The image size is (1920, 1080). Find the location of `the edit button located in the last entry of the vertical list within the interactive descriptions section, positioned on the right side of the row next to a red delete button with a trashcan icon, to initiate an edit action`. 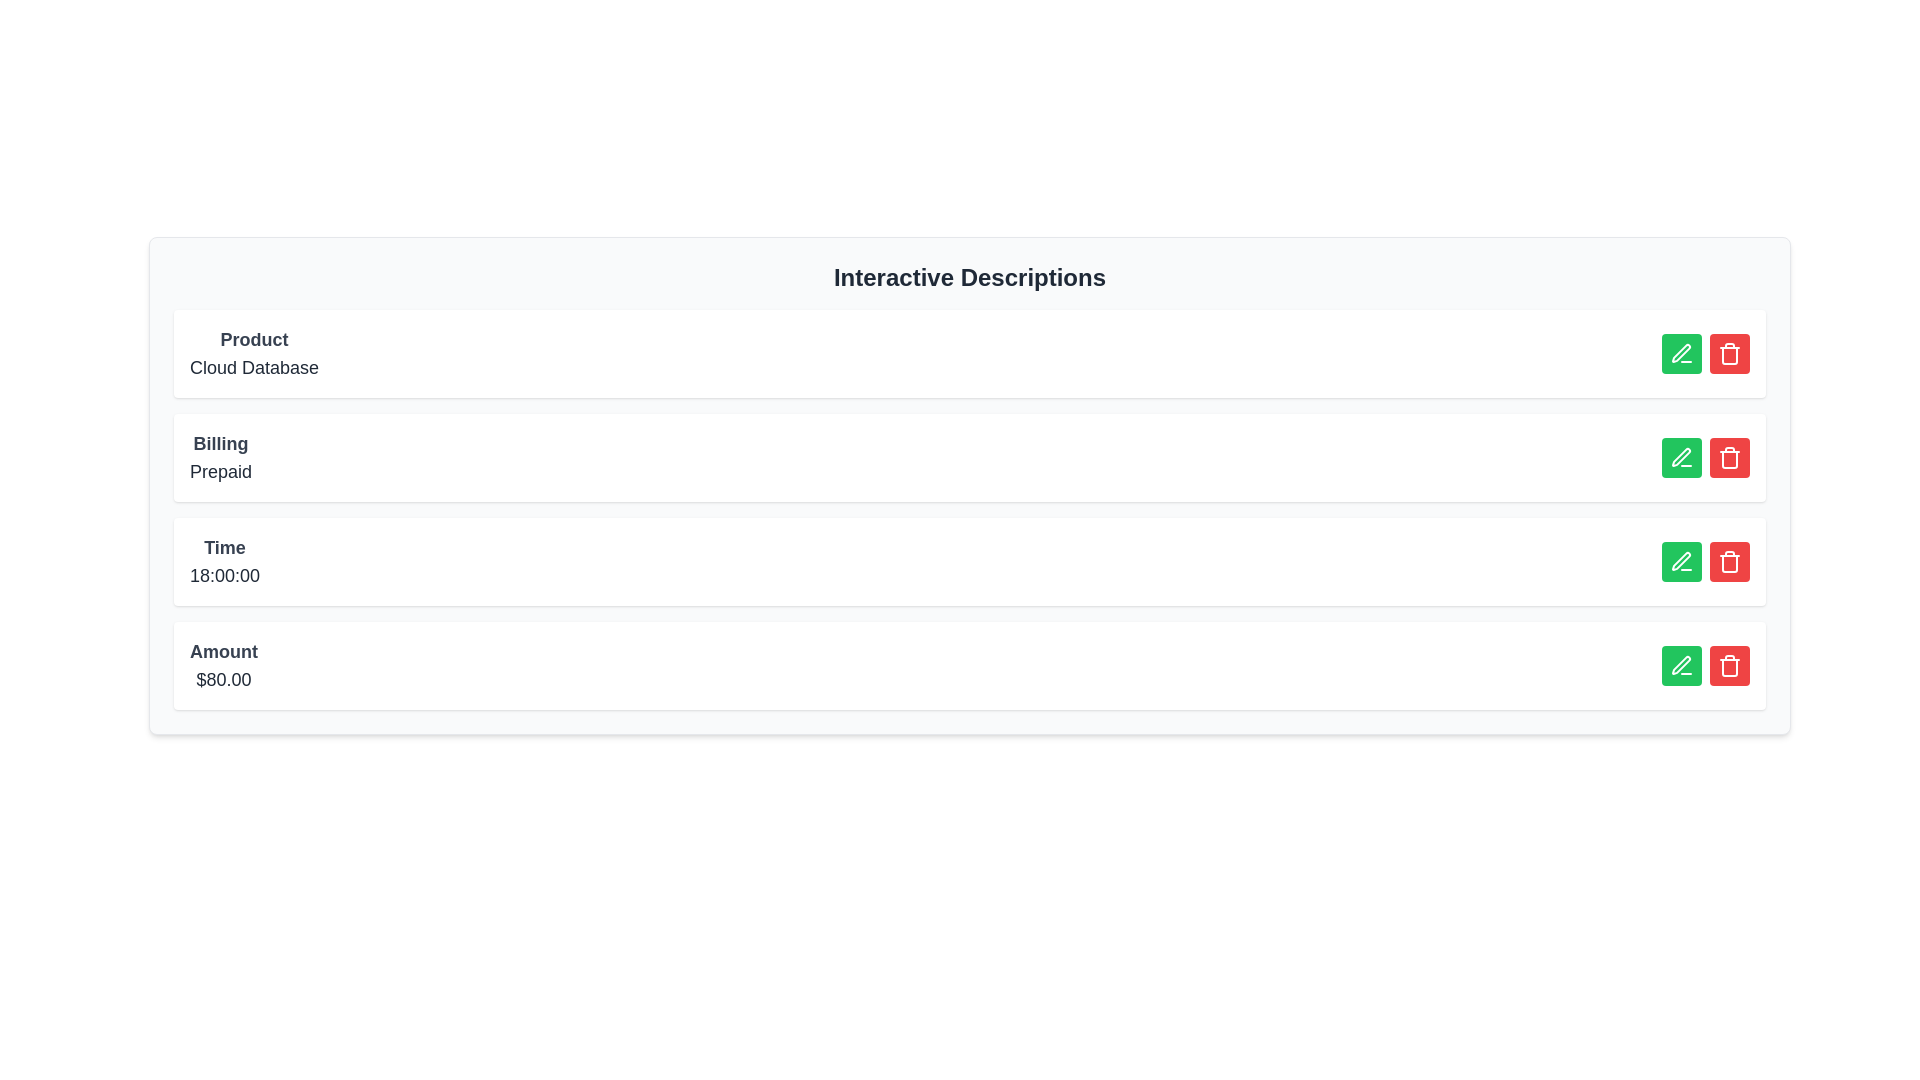

the edit button located in the last entry of the vertical list within the interactive descriptions section, positioned on the right side of the row next to a red delete button with a trashcan icon, to initiate an edit action is located at coordinates (1680, 666).